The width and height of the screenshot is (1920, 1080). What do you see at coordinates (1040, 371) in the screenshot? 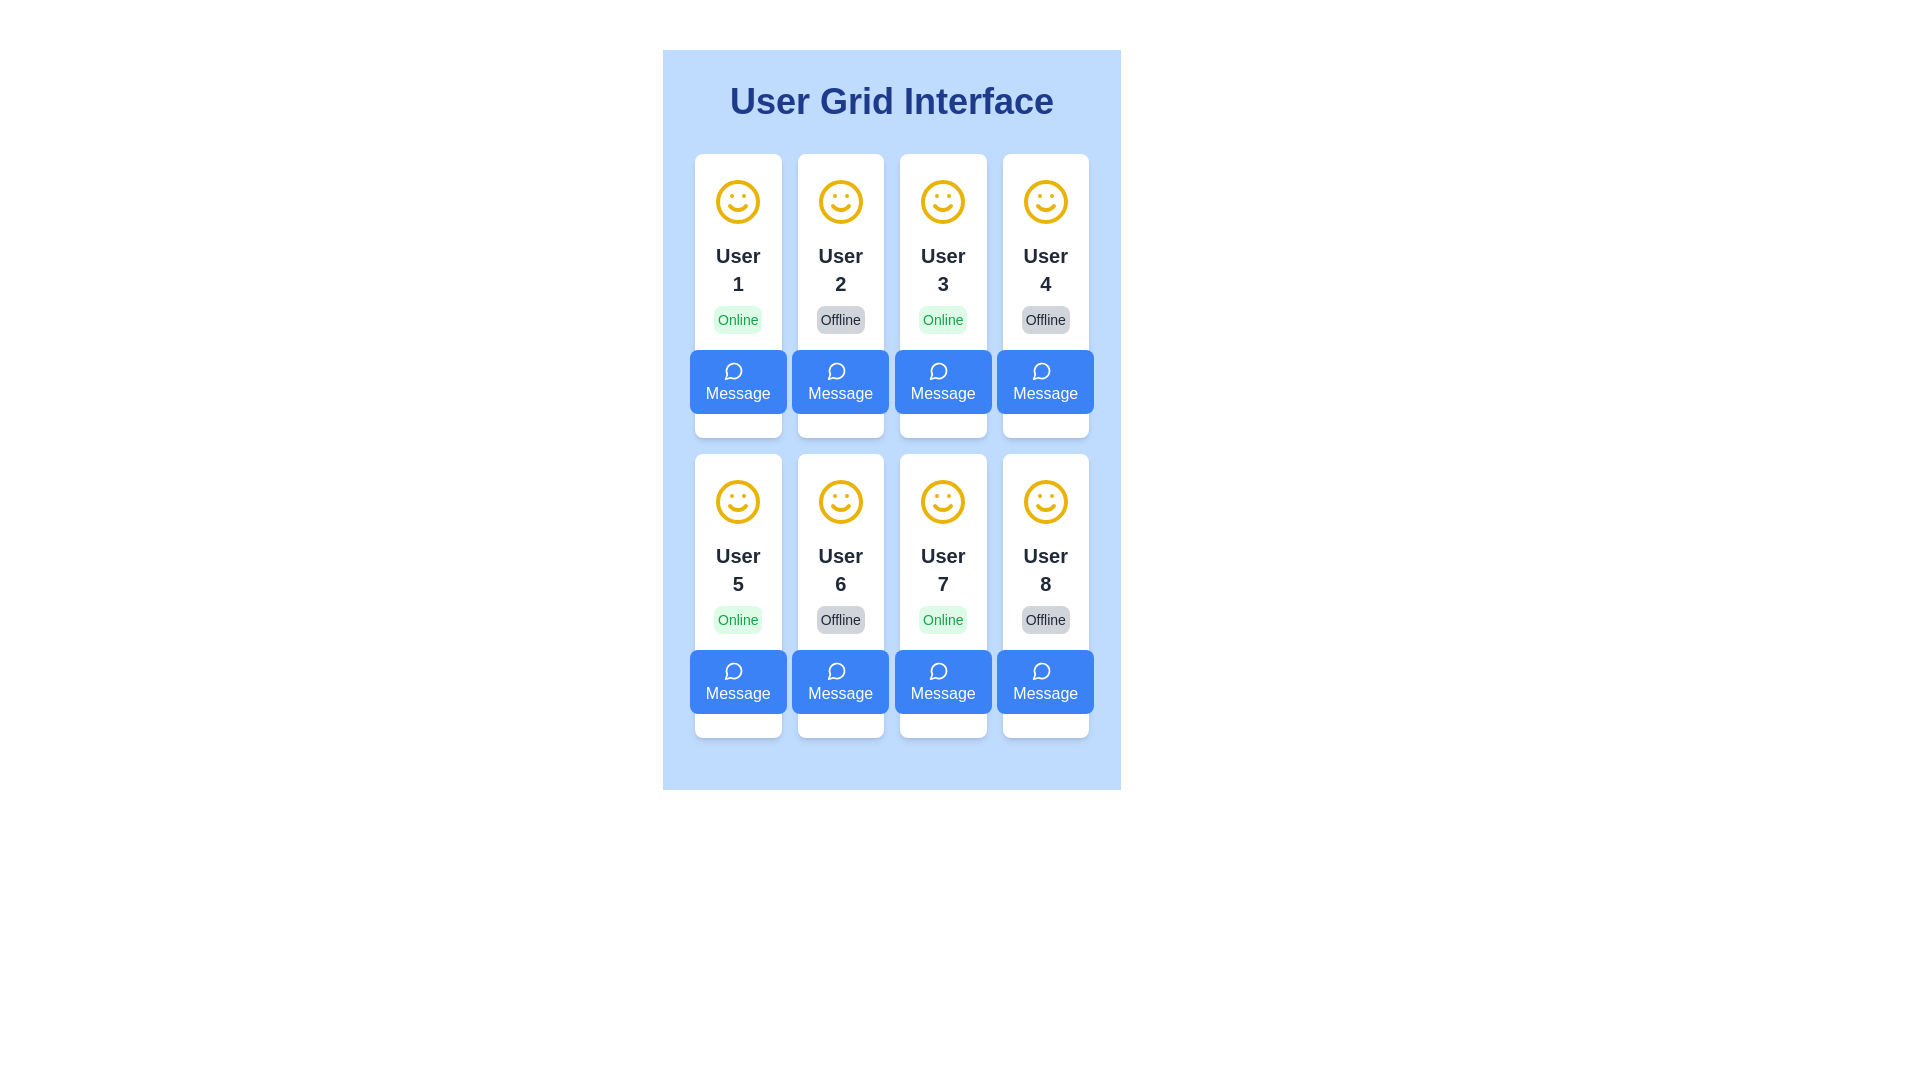
I see `central part of the message bubble icon located under the 'Message' button of 'User 4' in the upper-right quadrant of the interface` at bounding box center [1040, 371].